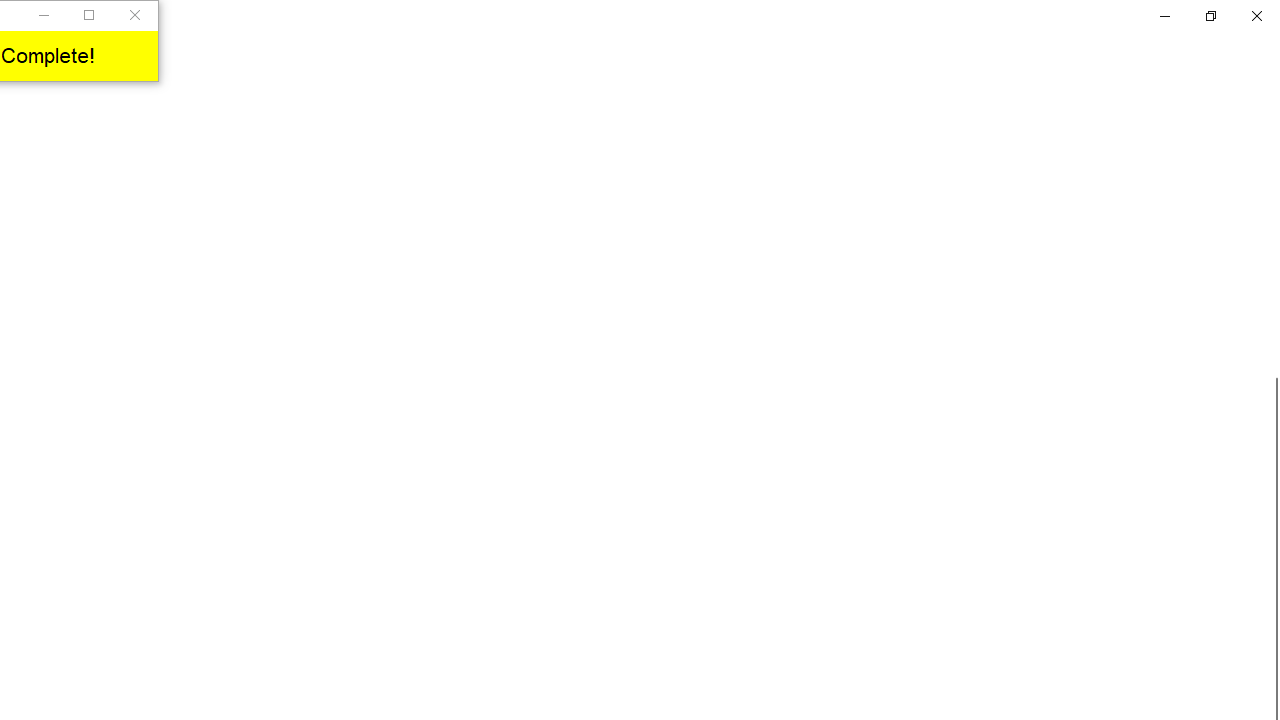 Image resolution: width=1280 pixels, height=720 pixels. What do you see at coordinates (1271, 104) in the screenshot?
I see `'Vertical Small Decrease'` at bounding box center [1271, 104].